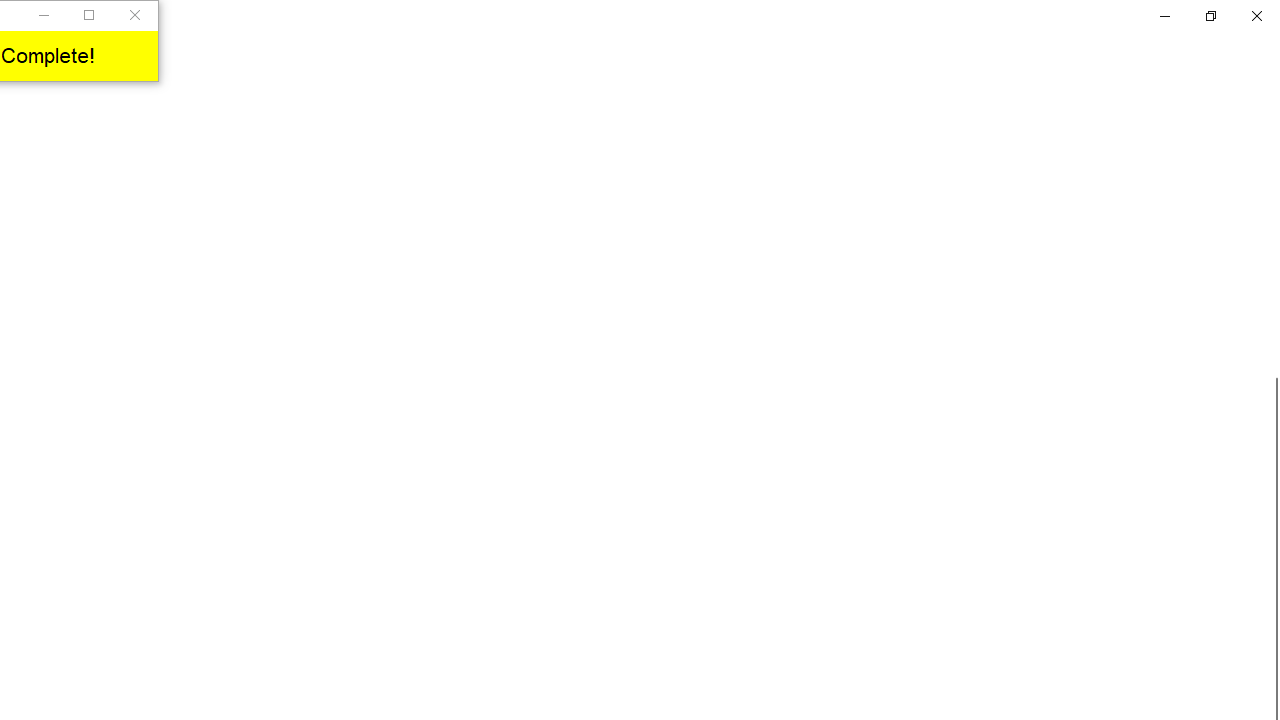 Image resolution: width=1280 pixels, height=720 pixels. What do you see at coordinates (1271, 104) in the screenshot?
I see `'Vertical Small Decrease'` at bounding box center [1271, 104].